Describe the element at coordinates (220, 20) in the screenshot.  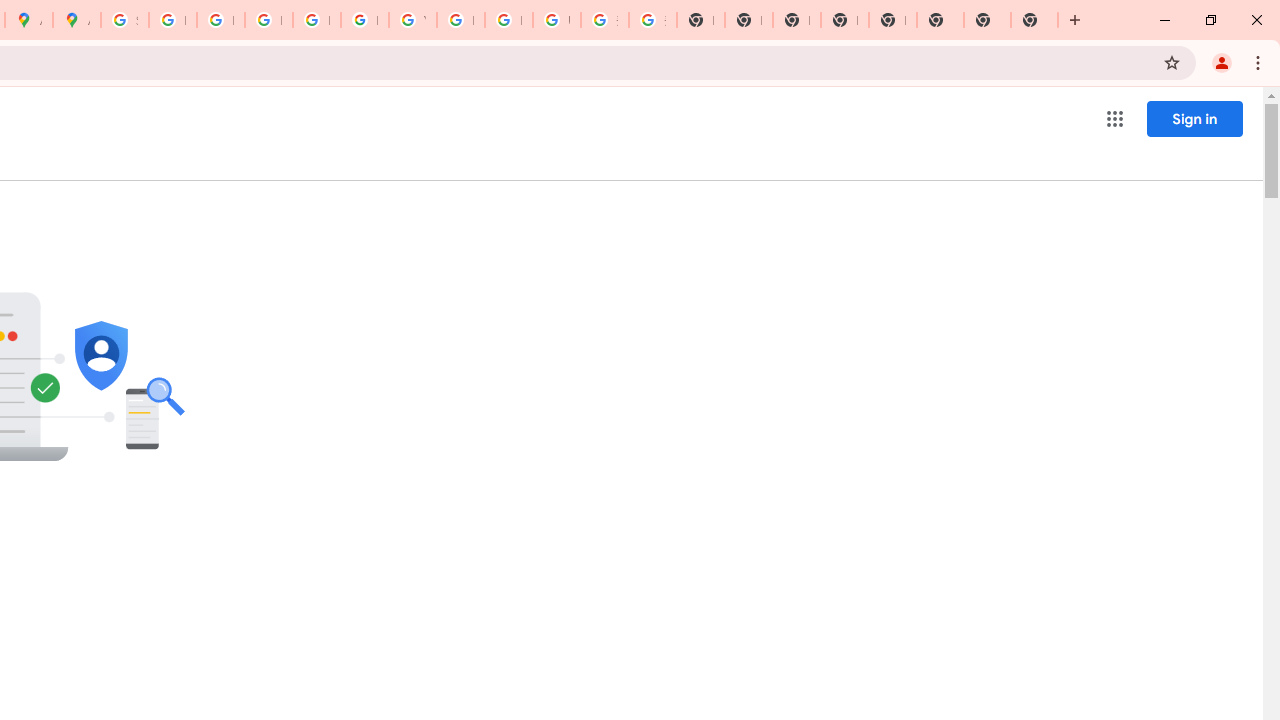
I see `'Privacy Help Center - Policies Help'` at that location.